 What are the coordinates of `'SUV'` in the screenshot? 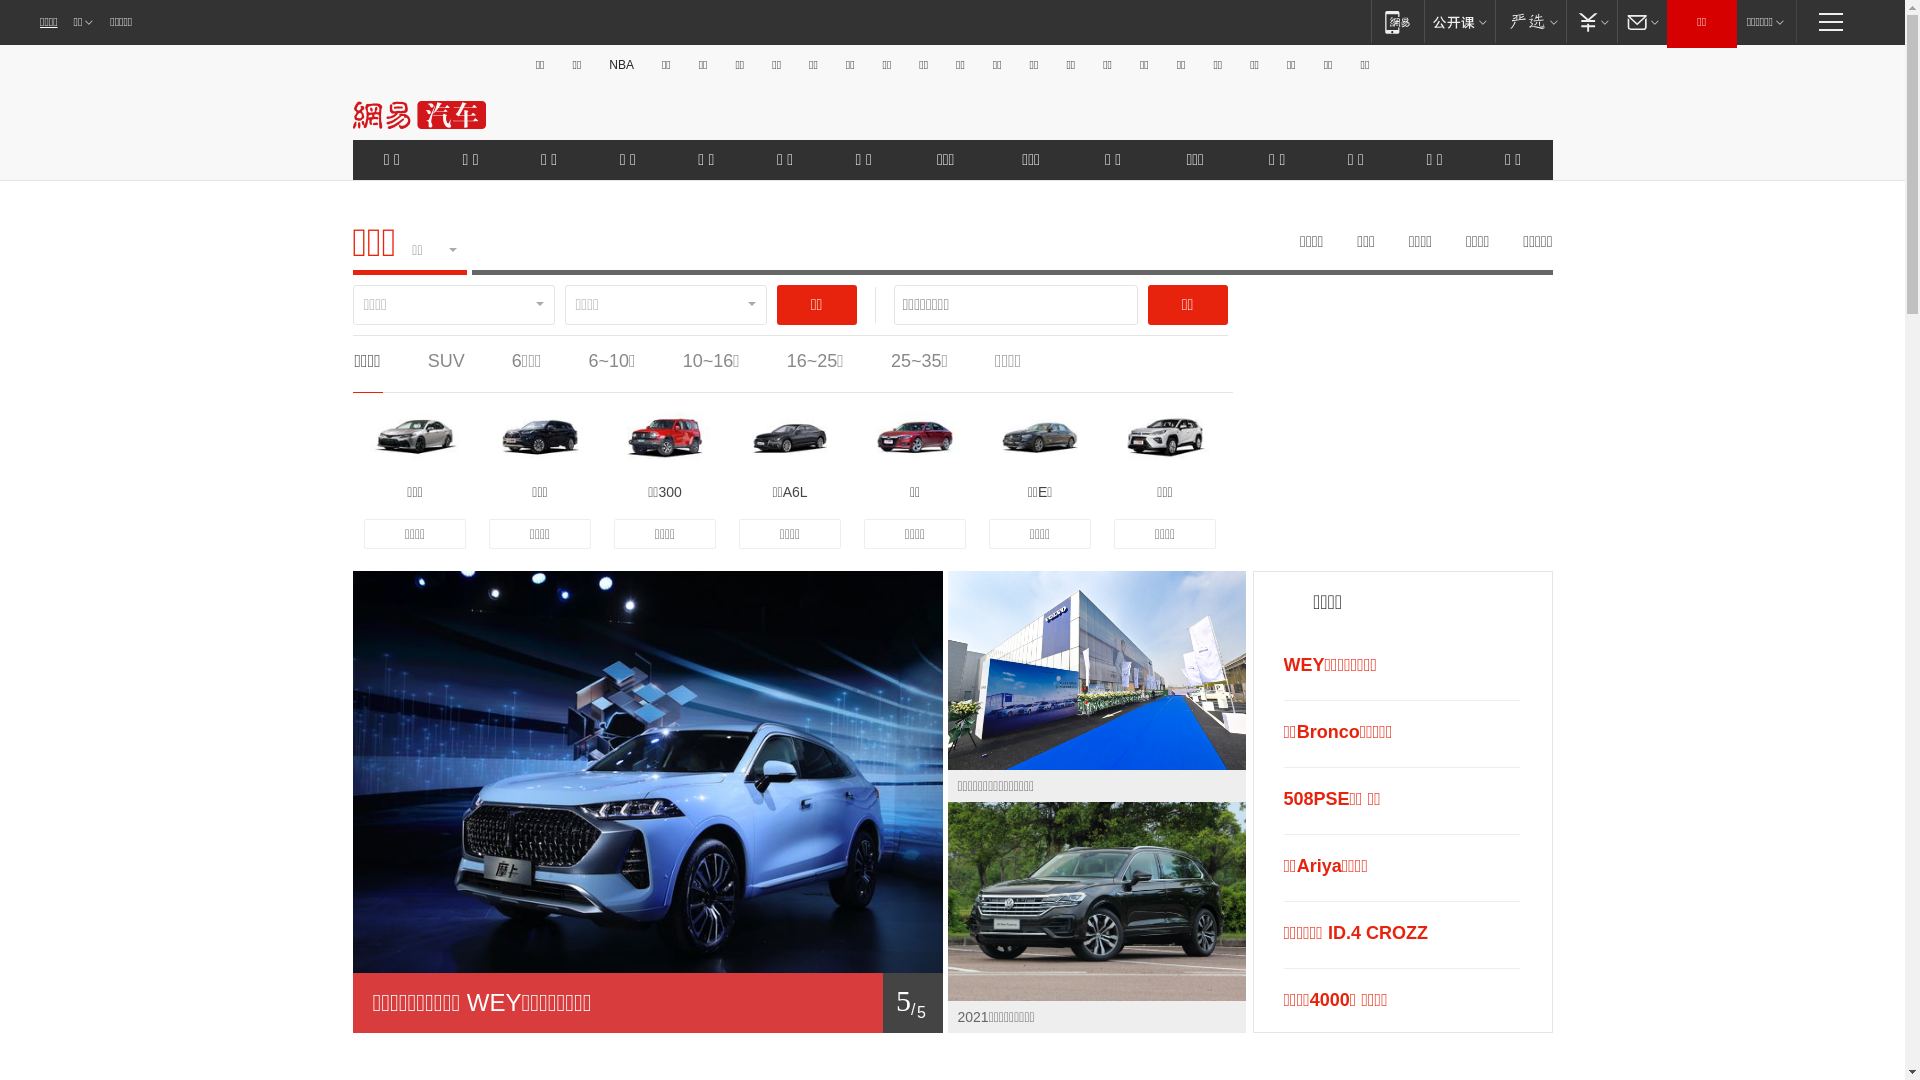 It's located at (445, 361).